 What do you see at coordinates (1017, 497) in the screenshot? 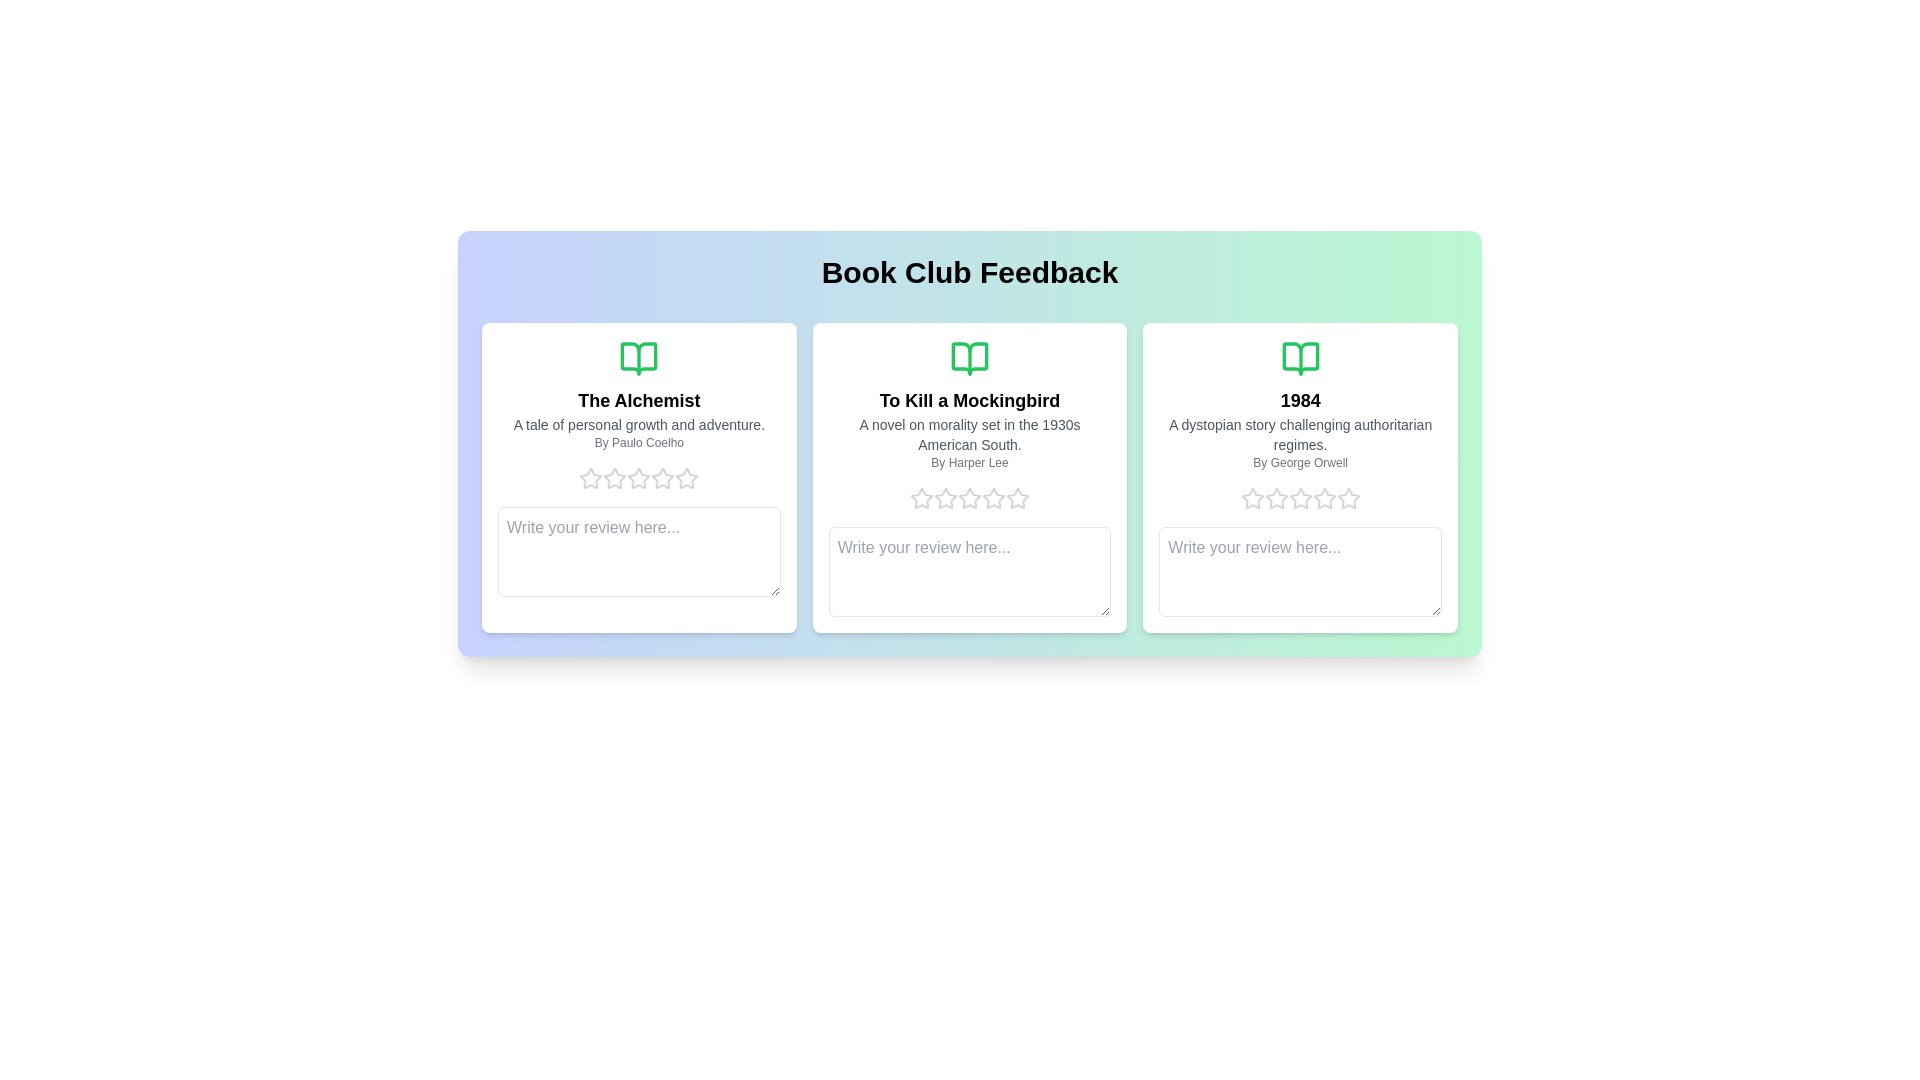
I see `the last gray star icon in the rating system under the 'To Kill a Mockingbird' tile` at bounding box center [1017, 497].